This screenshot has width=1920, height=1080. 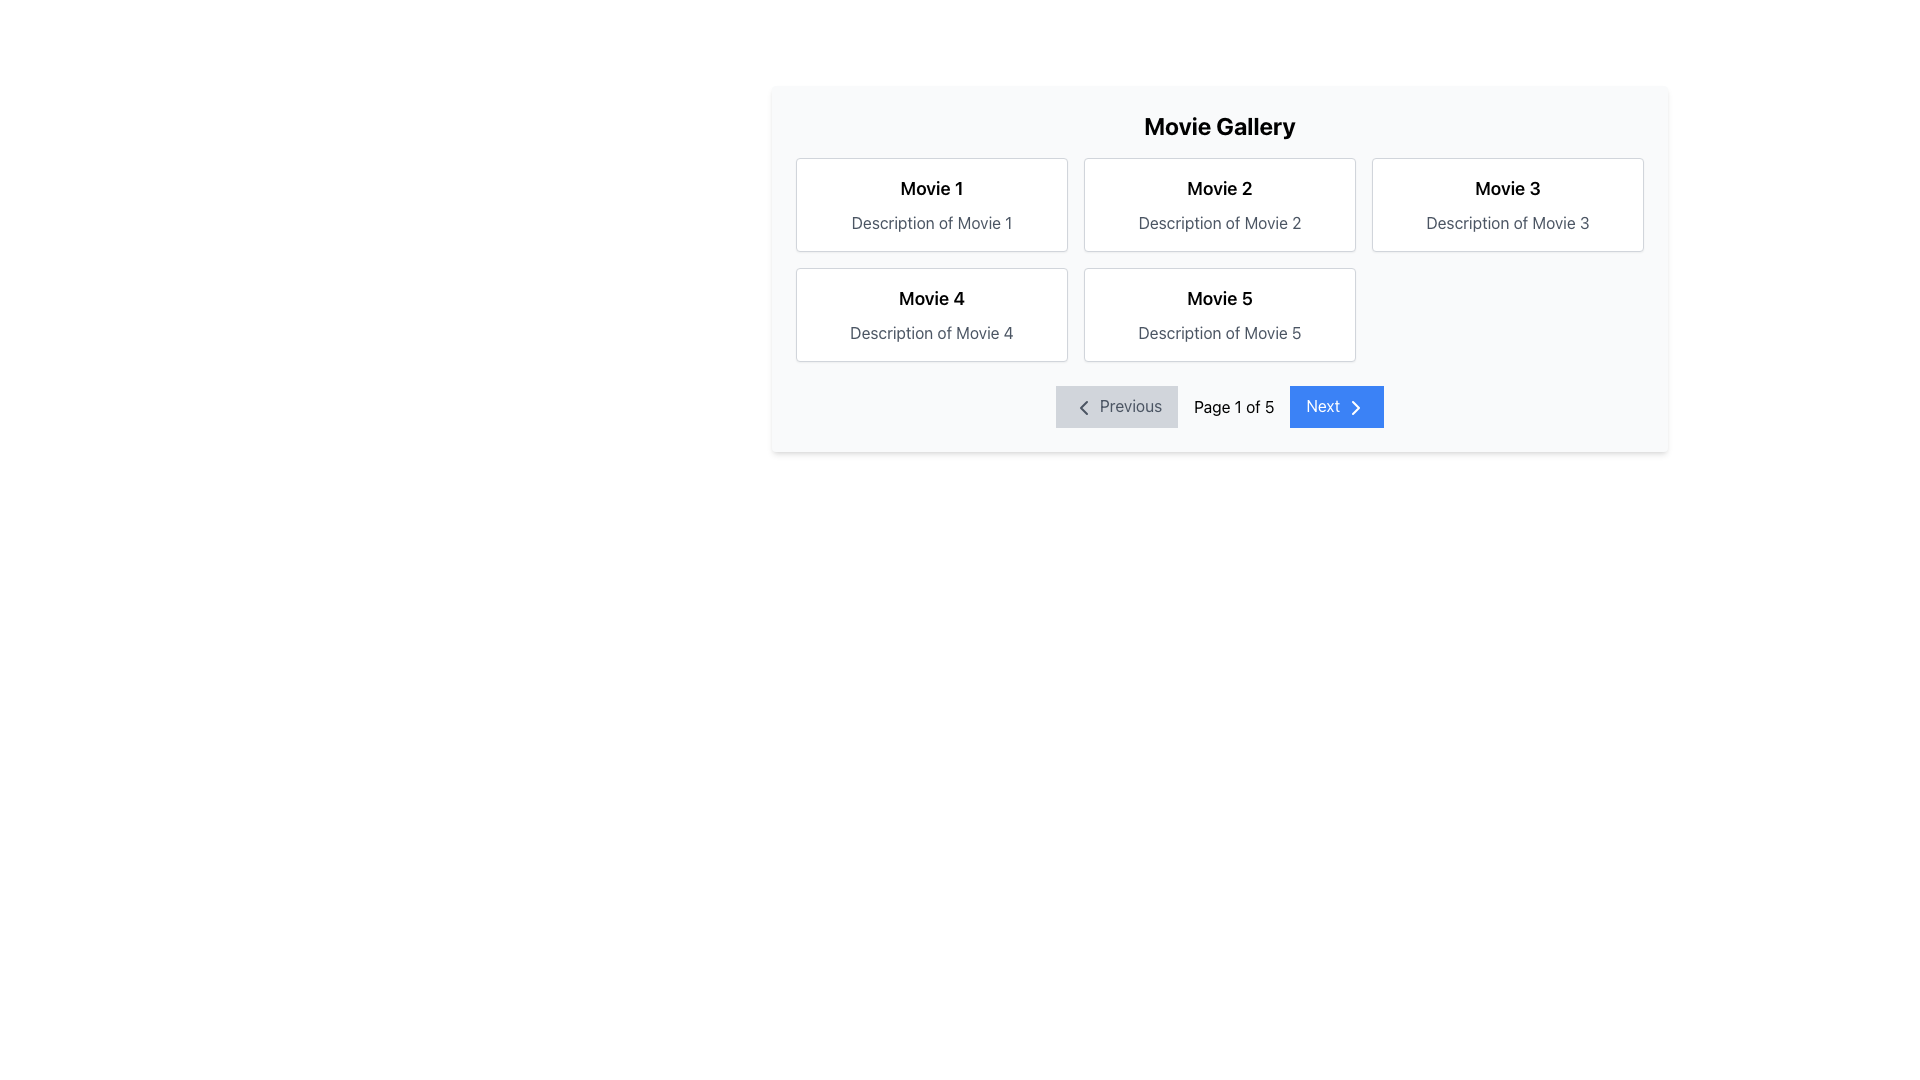 I want to click on the Grid Layout containing five movie boxes in the 'Movie Gallery' section, so click(x=1218, y=258).